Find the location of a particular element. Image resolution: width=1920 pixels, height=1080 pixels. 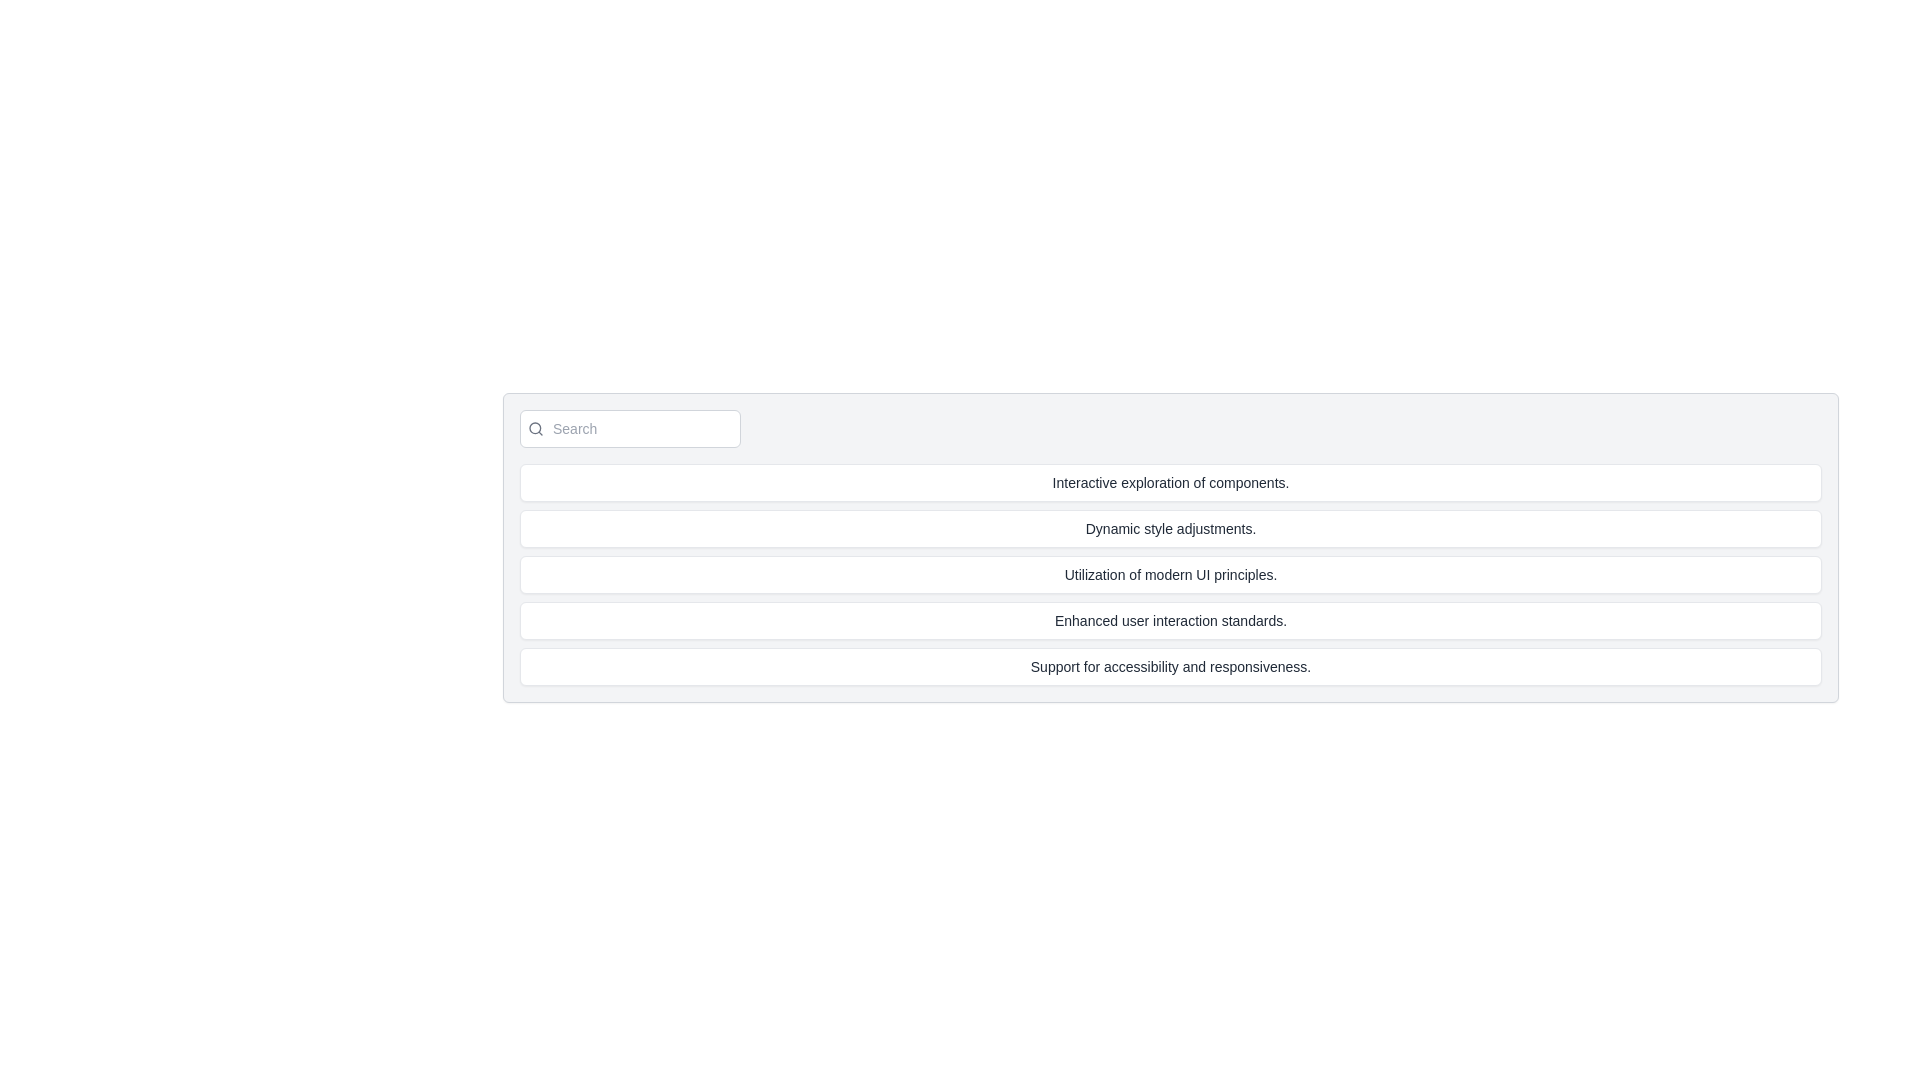

the first character of the phrase 'Dynamic style adjustments.' located in the second row of the information list for reading is located at coordinates (1089, 527).